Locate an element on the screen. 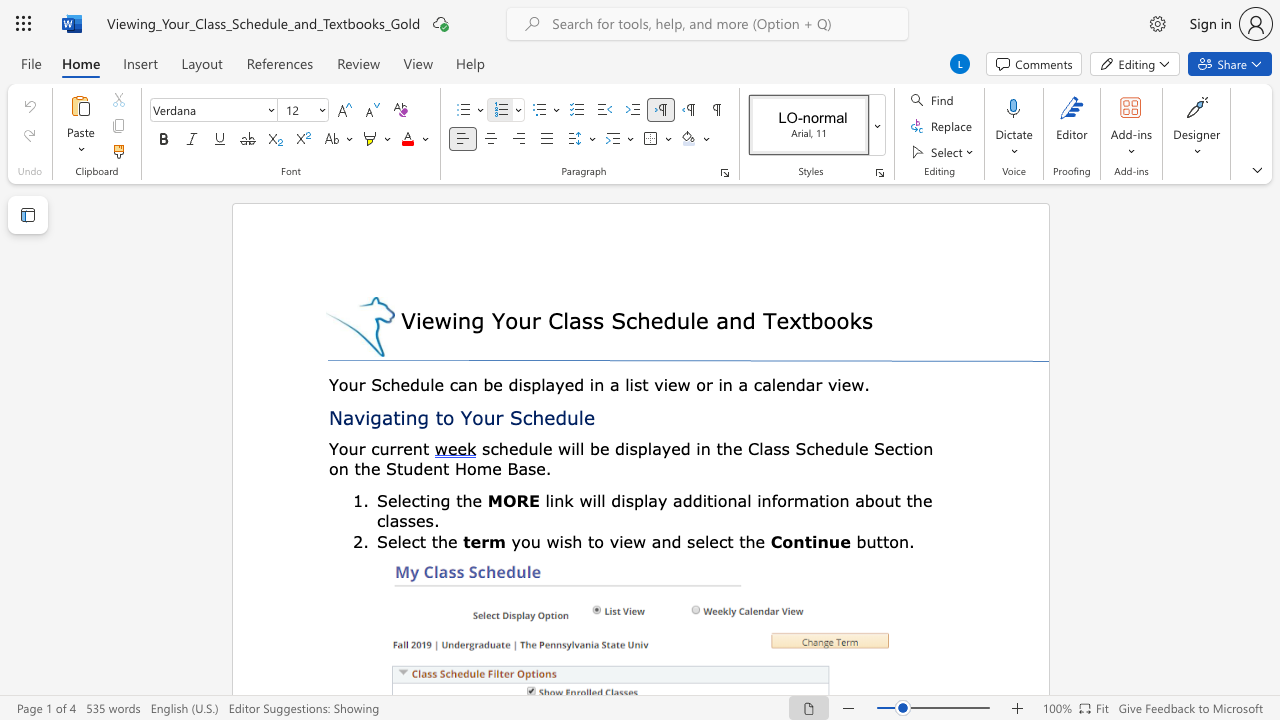 This screenshot has width=1280, height=720. the 7th character "e" in the text is located at coordinates (863, 447).